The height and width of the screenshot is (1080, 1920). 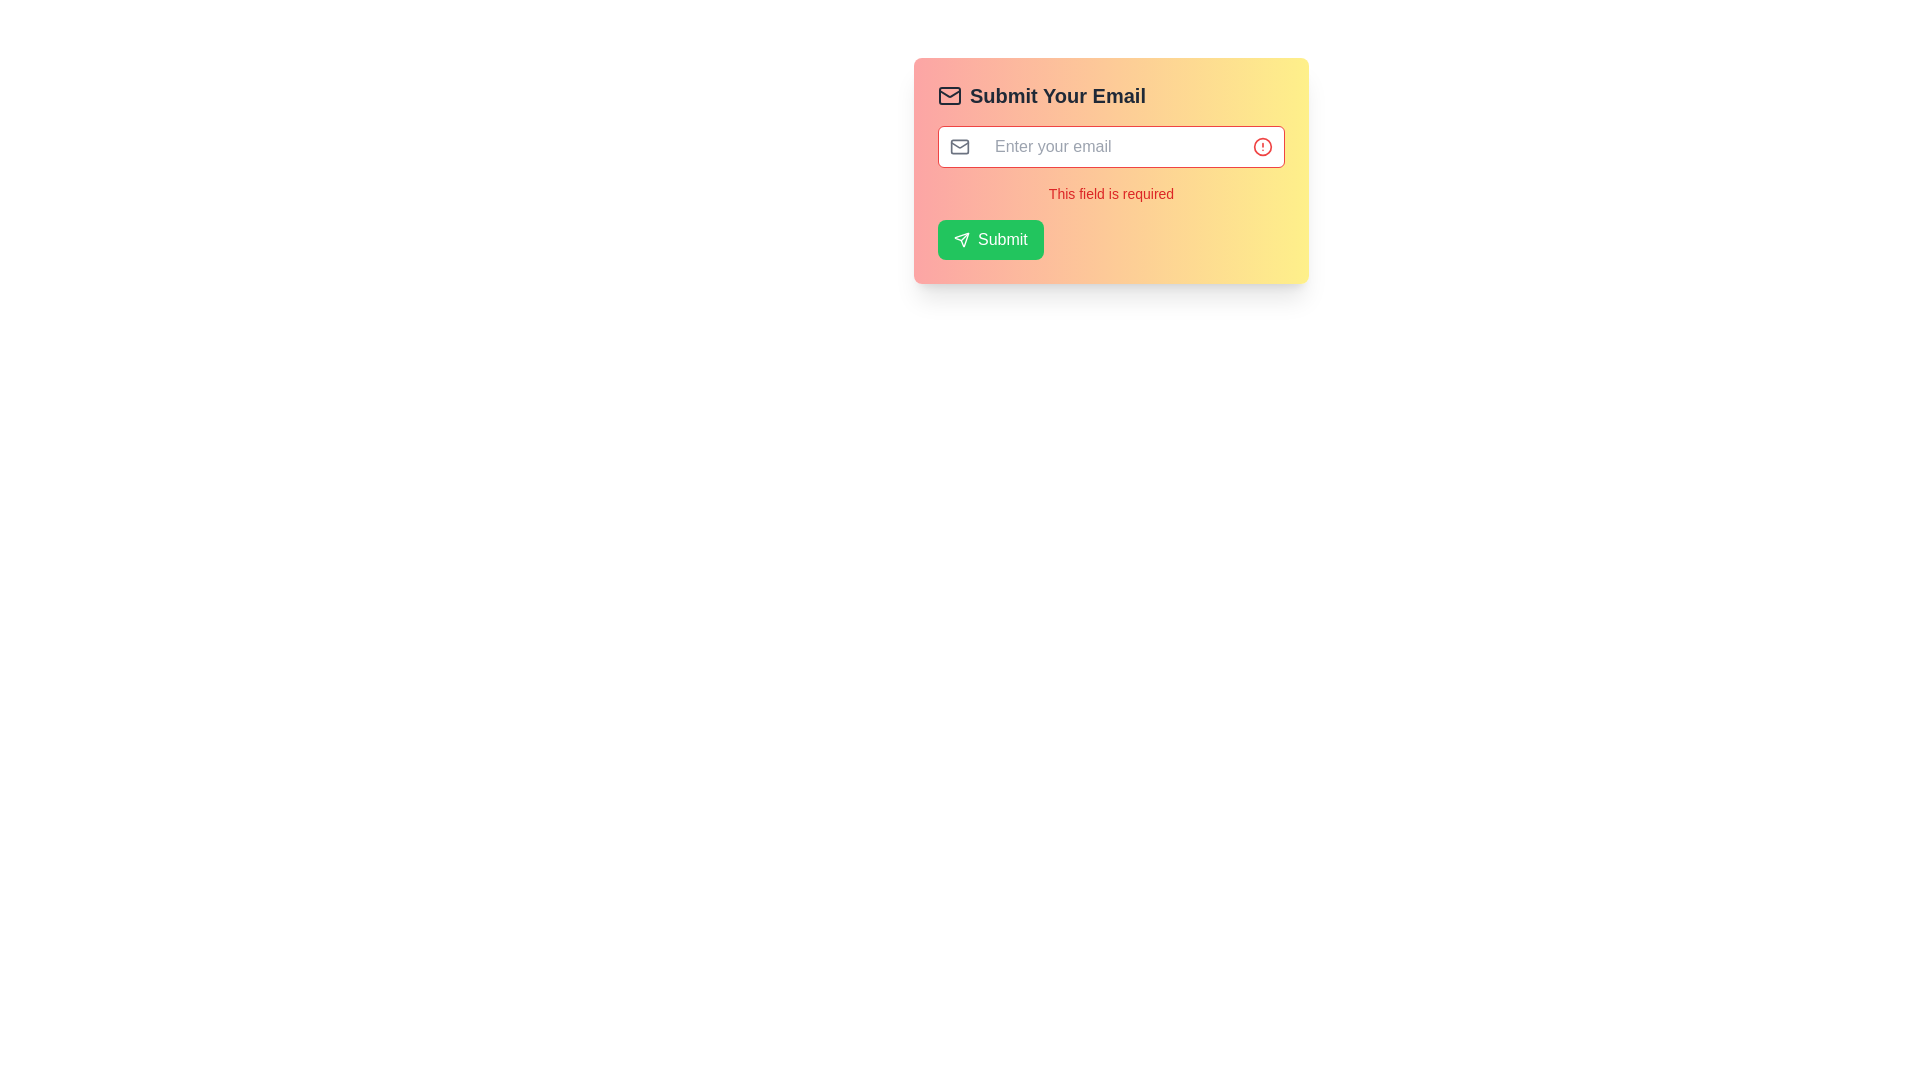 What do you see at coordinates (960, 145) in the screenshot?
I see `the decorative SVG shape that is part of the envelope icon, positioned near the email input field labeled 'Enter your email'` at bounding box center [960, 145].